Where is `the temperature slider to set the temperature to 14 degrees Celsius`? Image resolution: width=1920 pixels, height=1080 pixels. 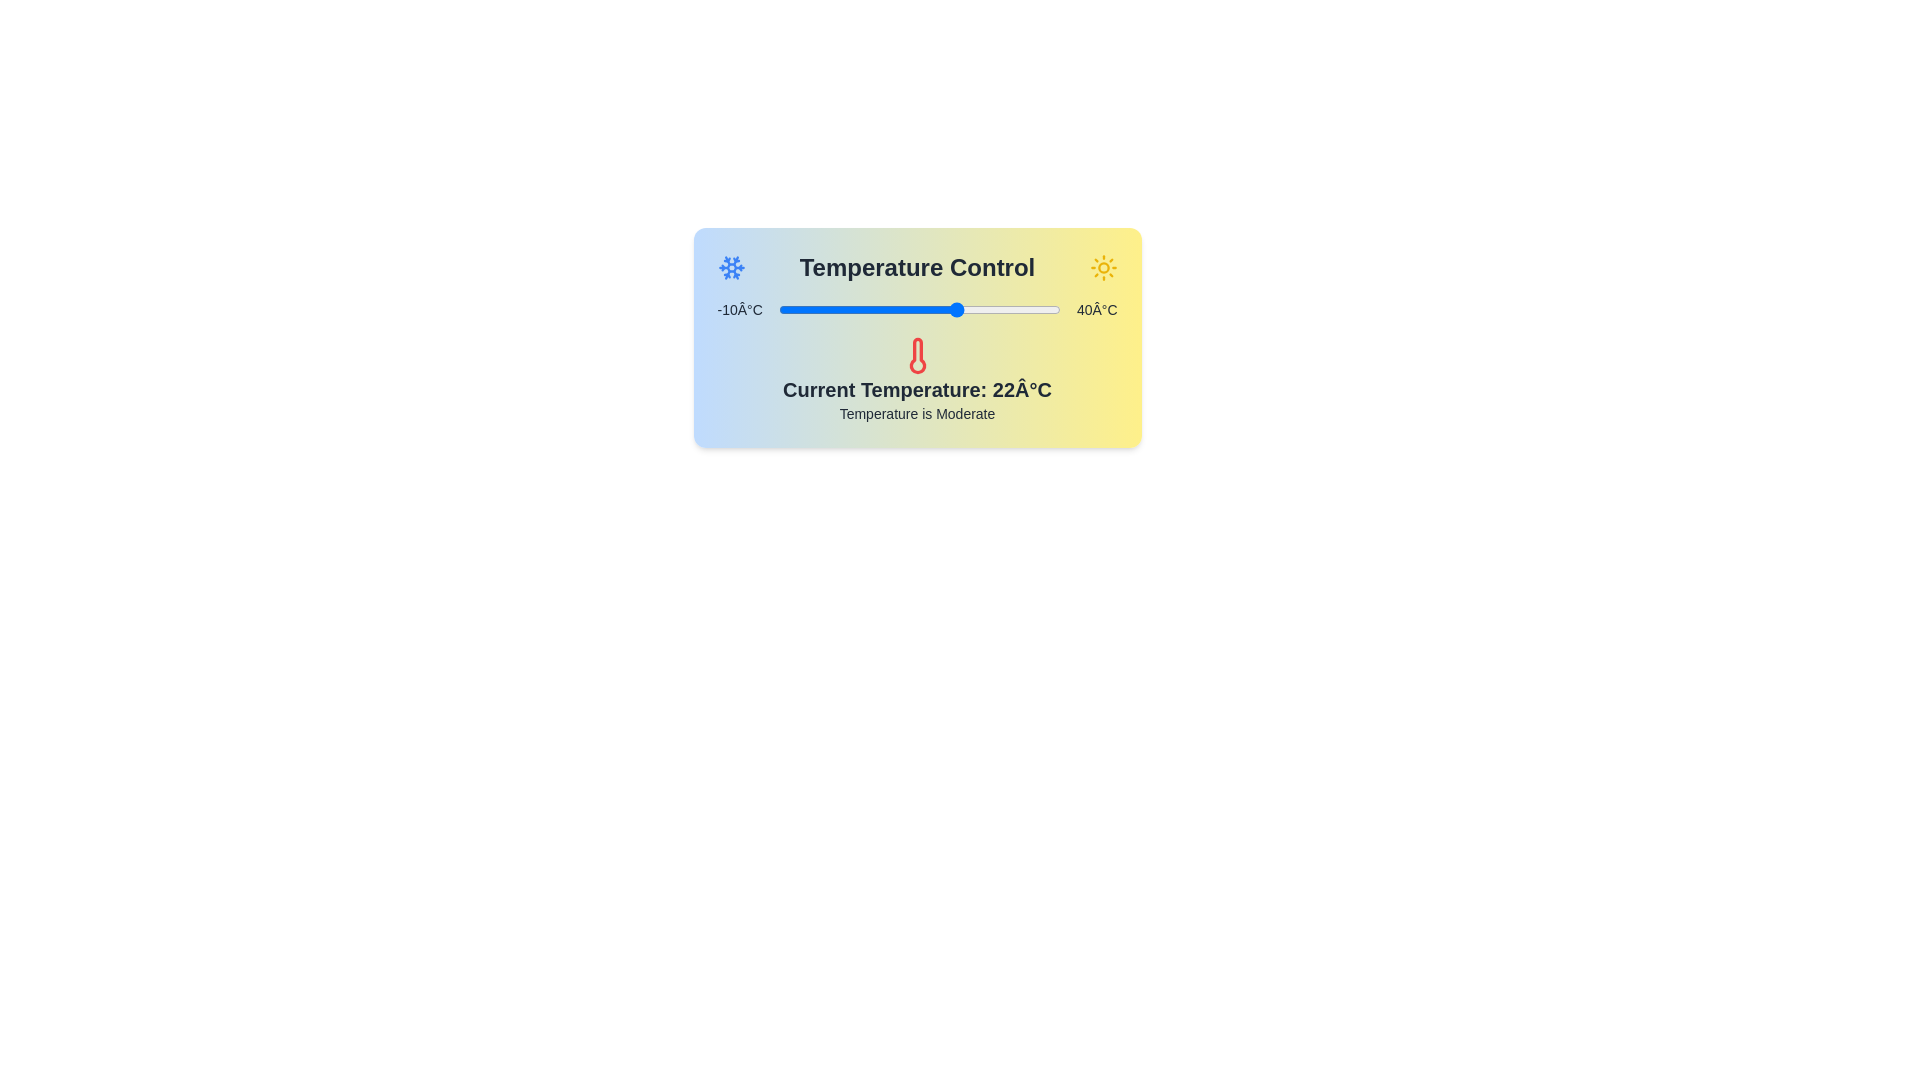 the temperature slider to set the temperature to 14 degrees Celsius is located at coordinates (913, 309).